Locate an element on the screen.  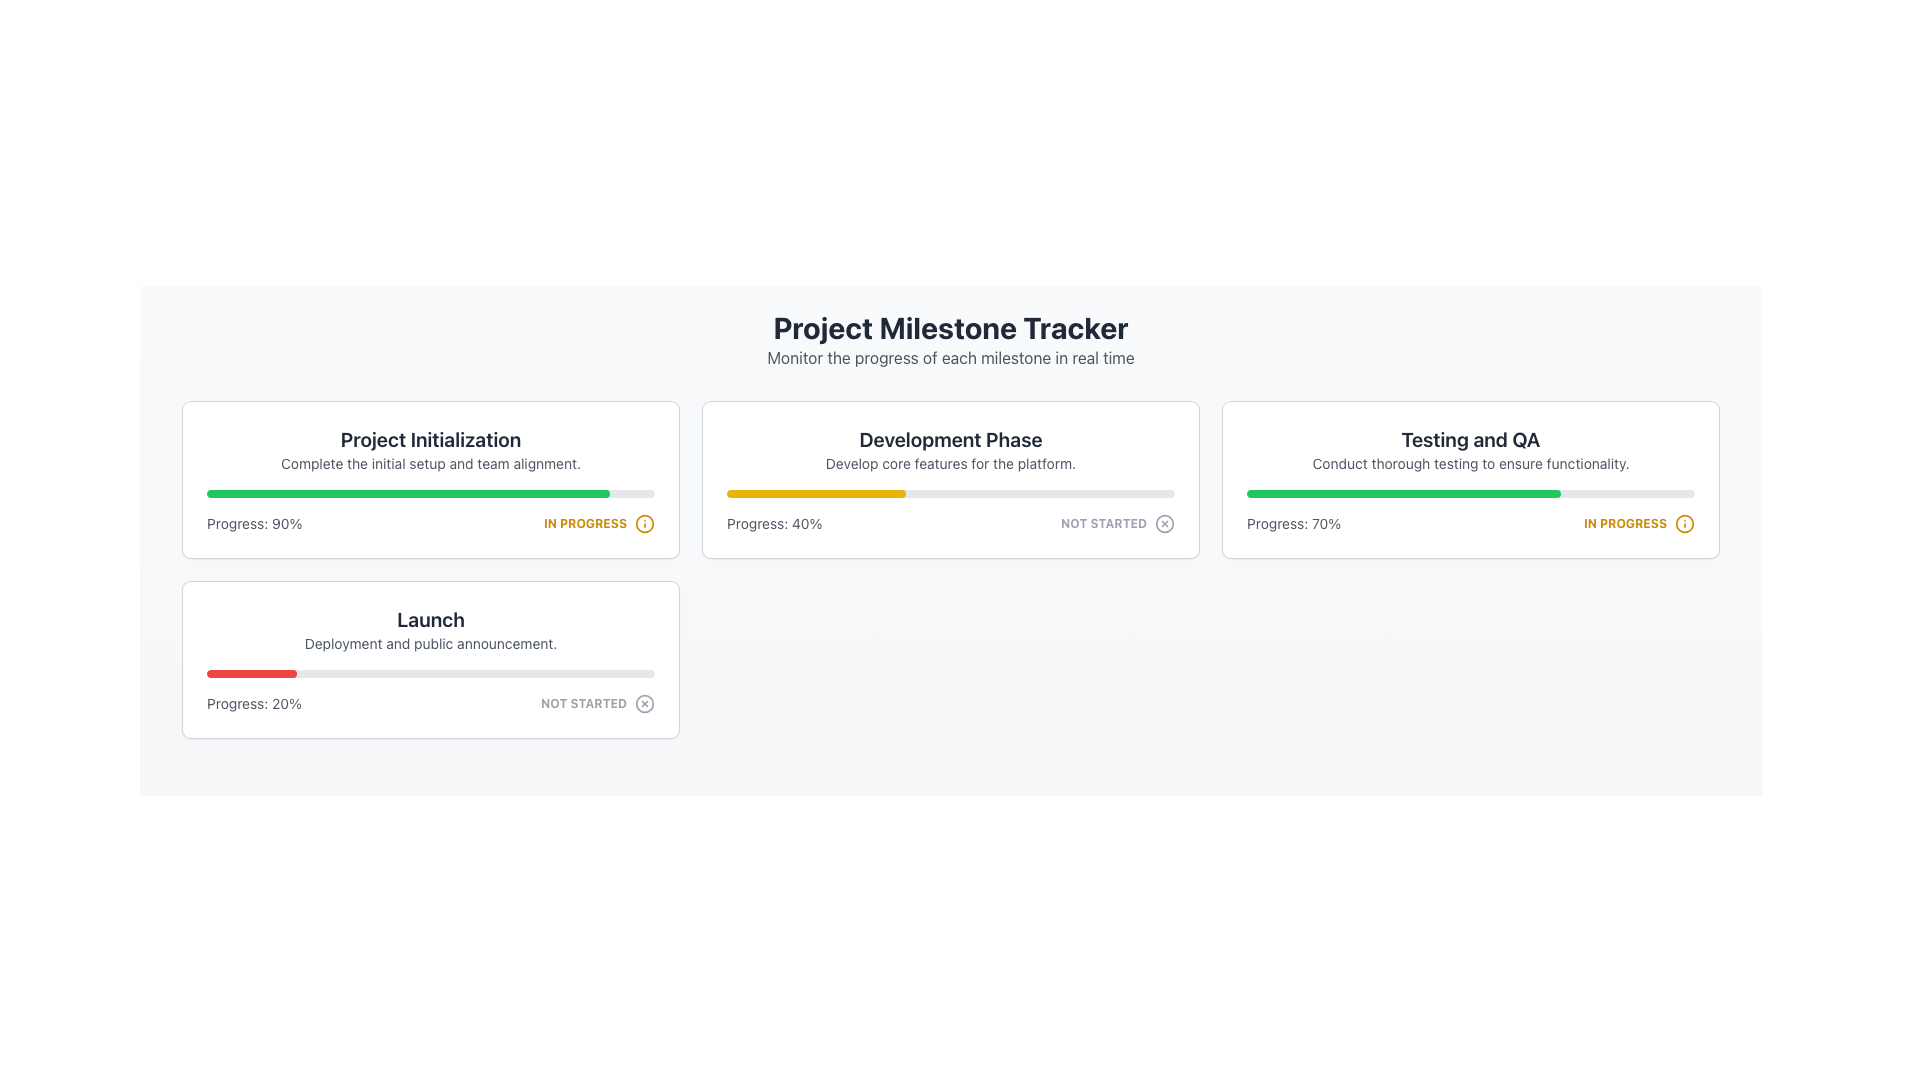
the 'In Progress' status label with the accompanying icon located in the 'Progress: 90%' section of the 'Project Initialization' card is located at coordinates (598, 523).